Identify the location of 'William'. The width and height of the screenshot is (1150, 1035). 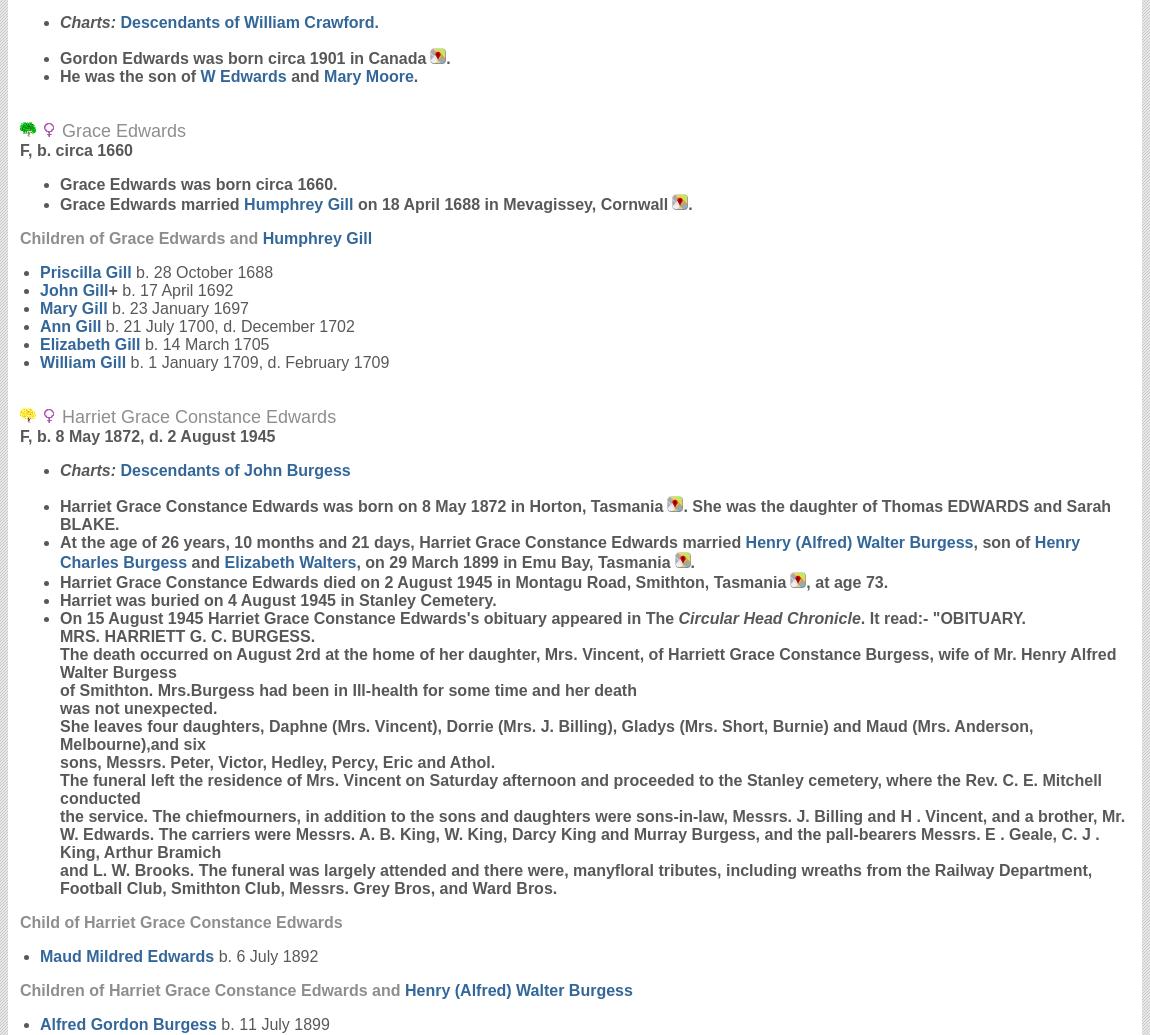
(69, 362).